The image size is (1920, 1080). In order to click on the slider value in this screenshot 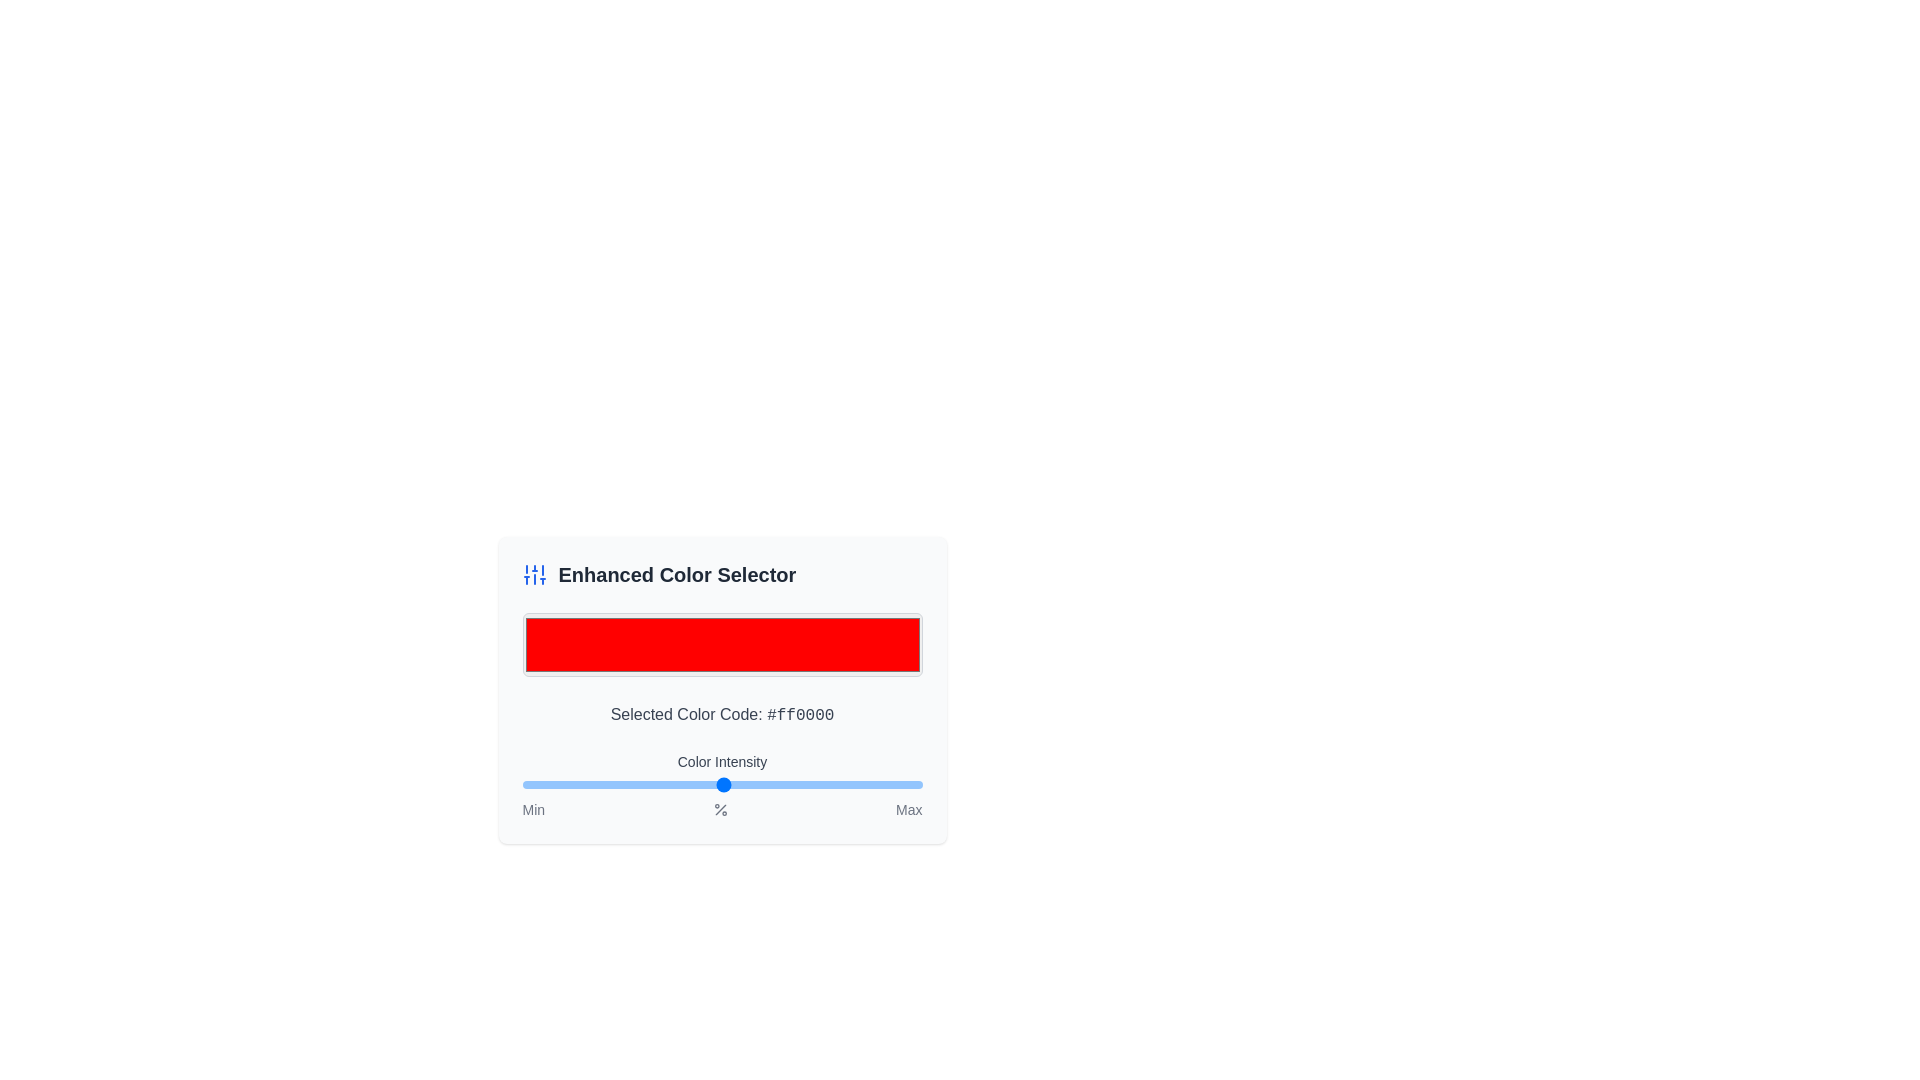, I will do `click(708, 784)`.